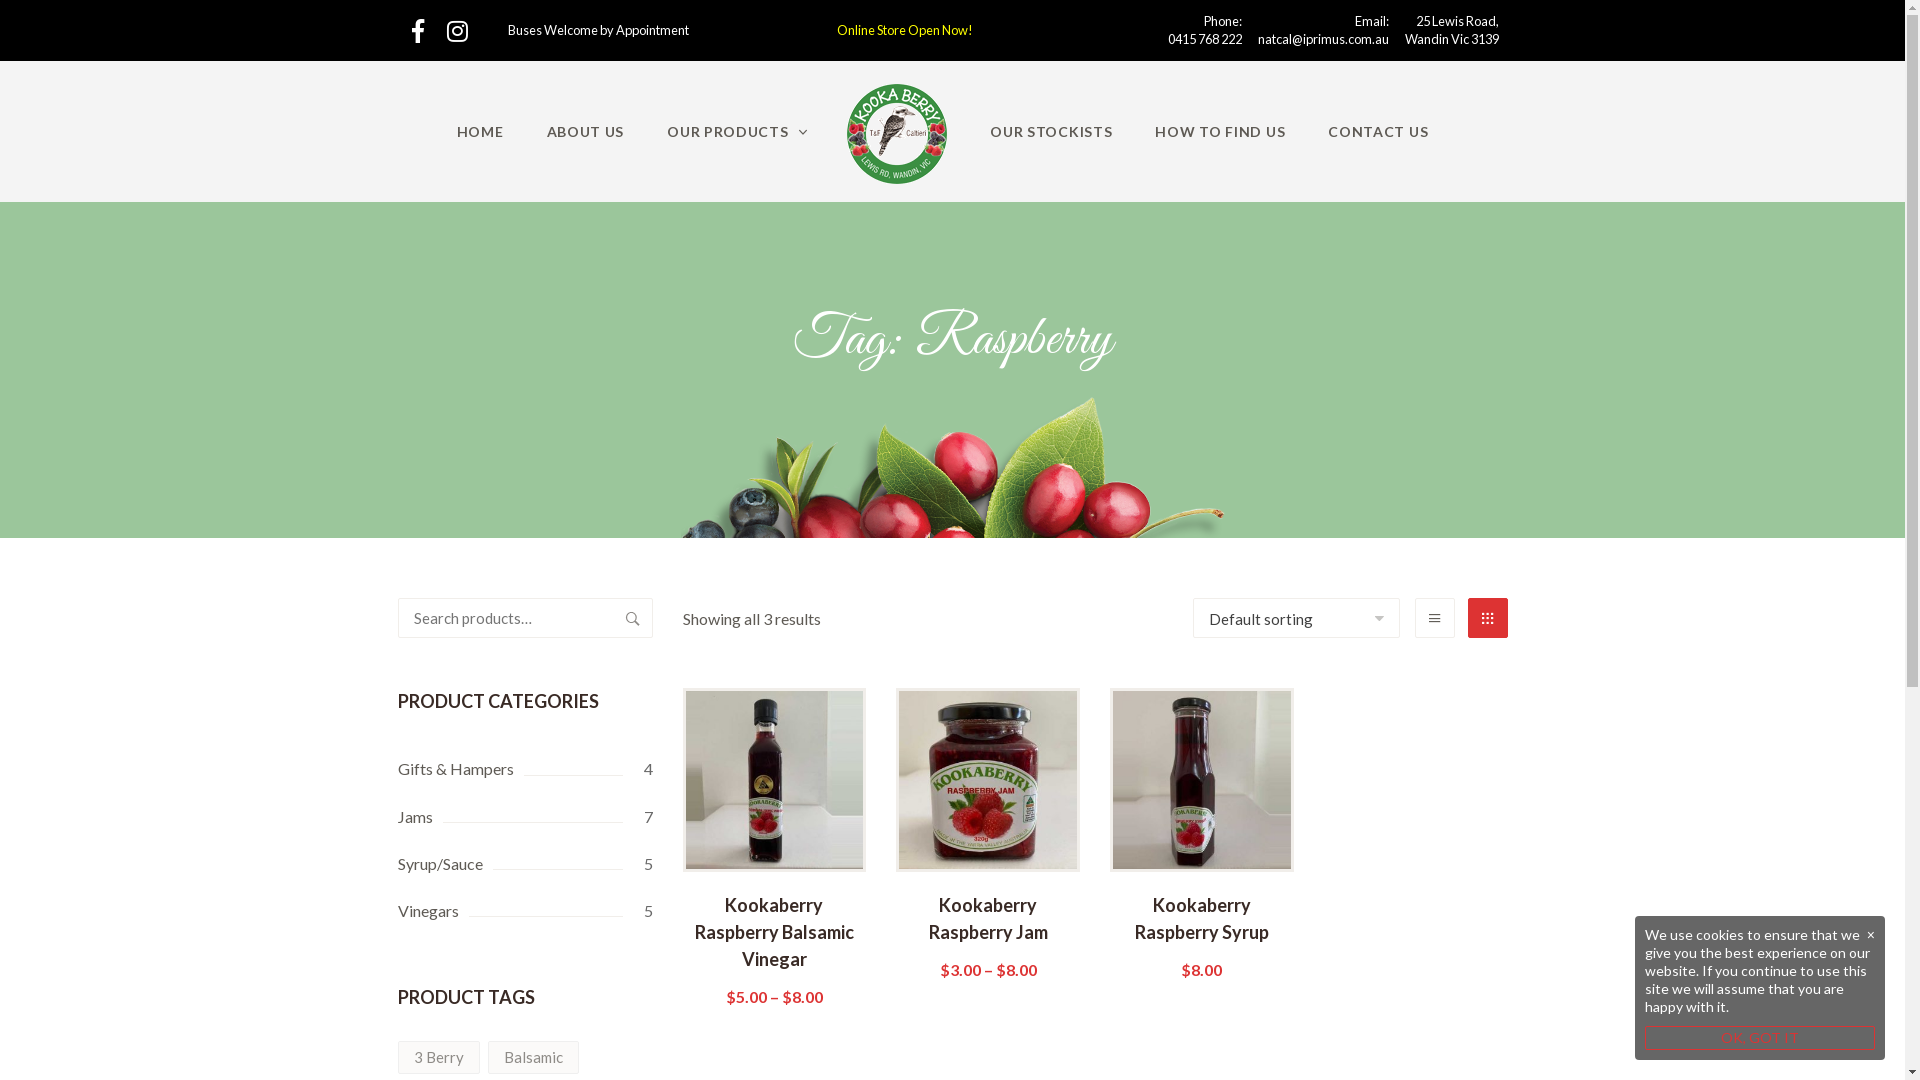 The image size is (1920, 1080). Describe the element at coordinates (416, 30) in the screenshot. I see `'Facebook'` at that location.